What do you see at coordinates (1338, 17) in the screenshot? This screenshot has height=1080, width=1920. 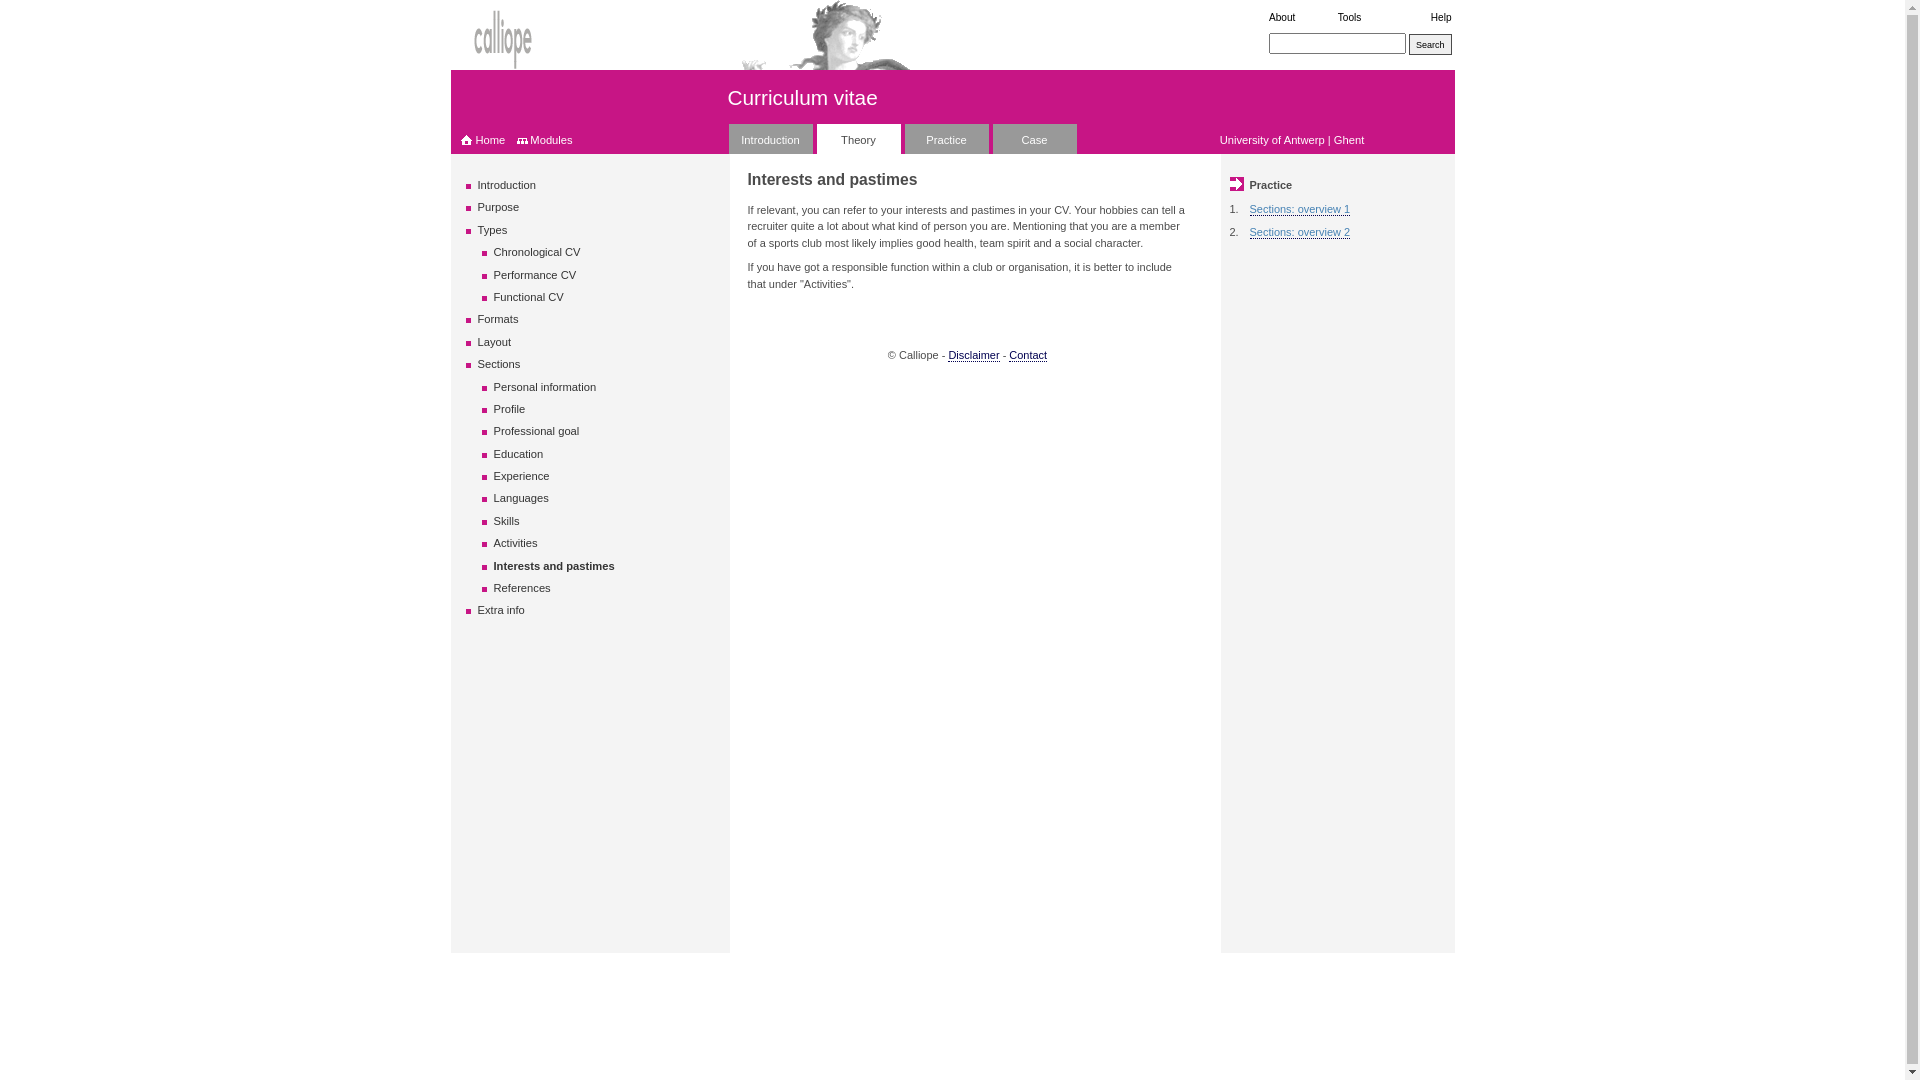 I see `'Tools'` at bounding box center [1338, 17].